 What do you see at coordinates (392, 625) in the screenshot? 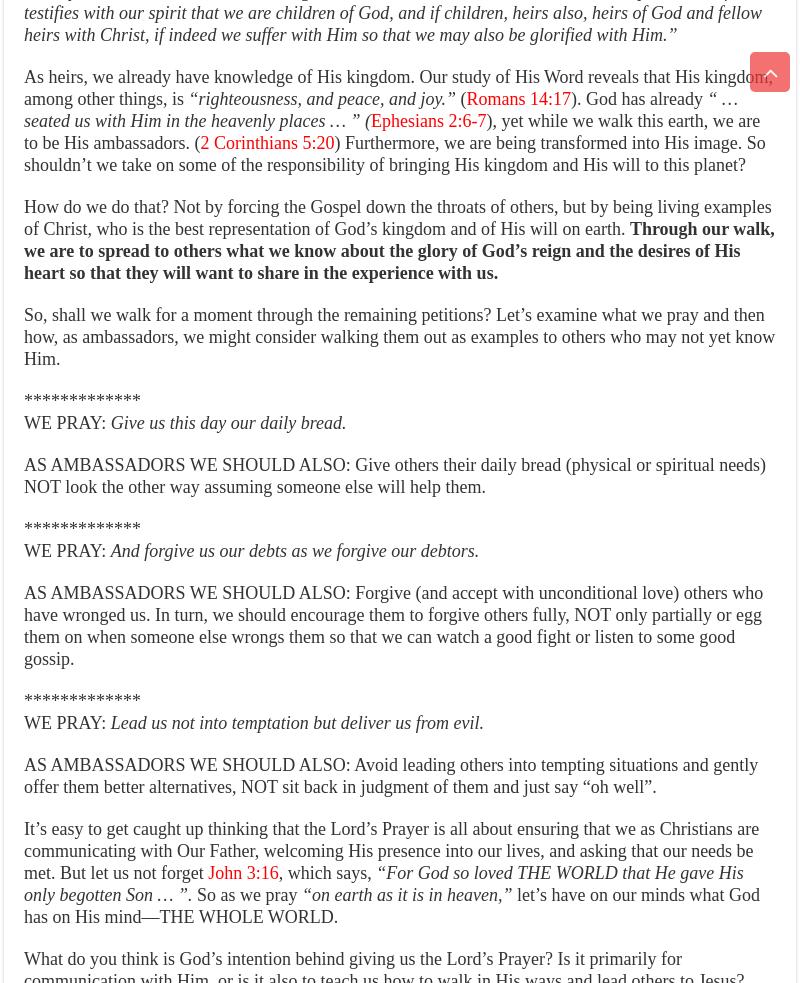
I see `'AS AMBASSADORS WE SHOULD ALSO: Forgive (and accept with unconditional love) others who have wronged us. In turn, we should encourage them to forgive others fully, NOT only partially or egg them on when someone else wrongs them so that we can watch a good fight or listen to some good gossip.'` at bounding box center [392, 625].